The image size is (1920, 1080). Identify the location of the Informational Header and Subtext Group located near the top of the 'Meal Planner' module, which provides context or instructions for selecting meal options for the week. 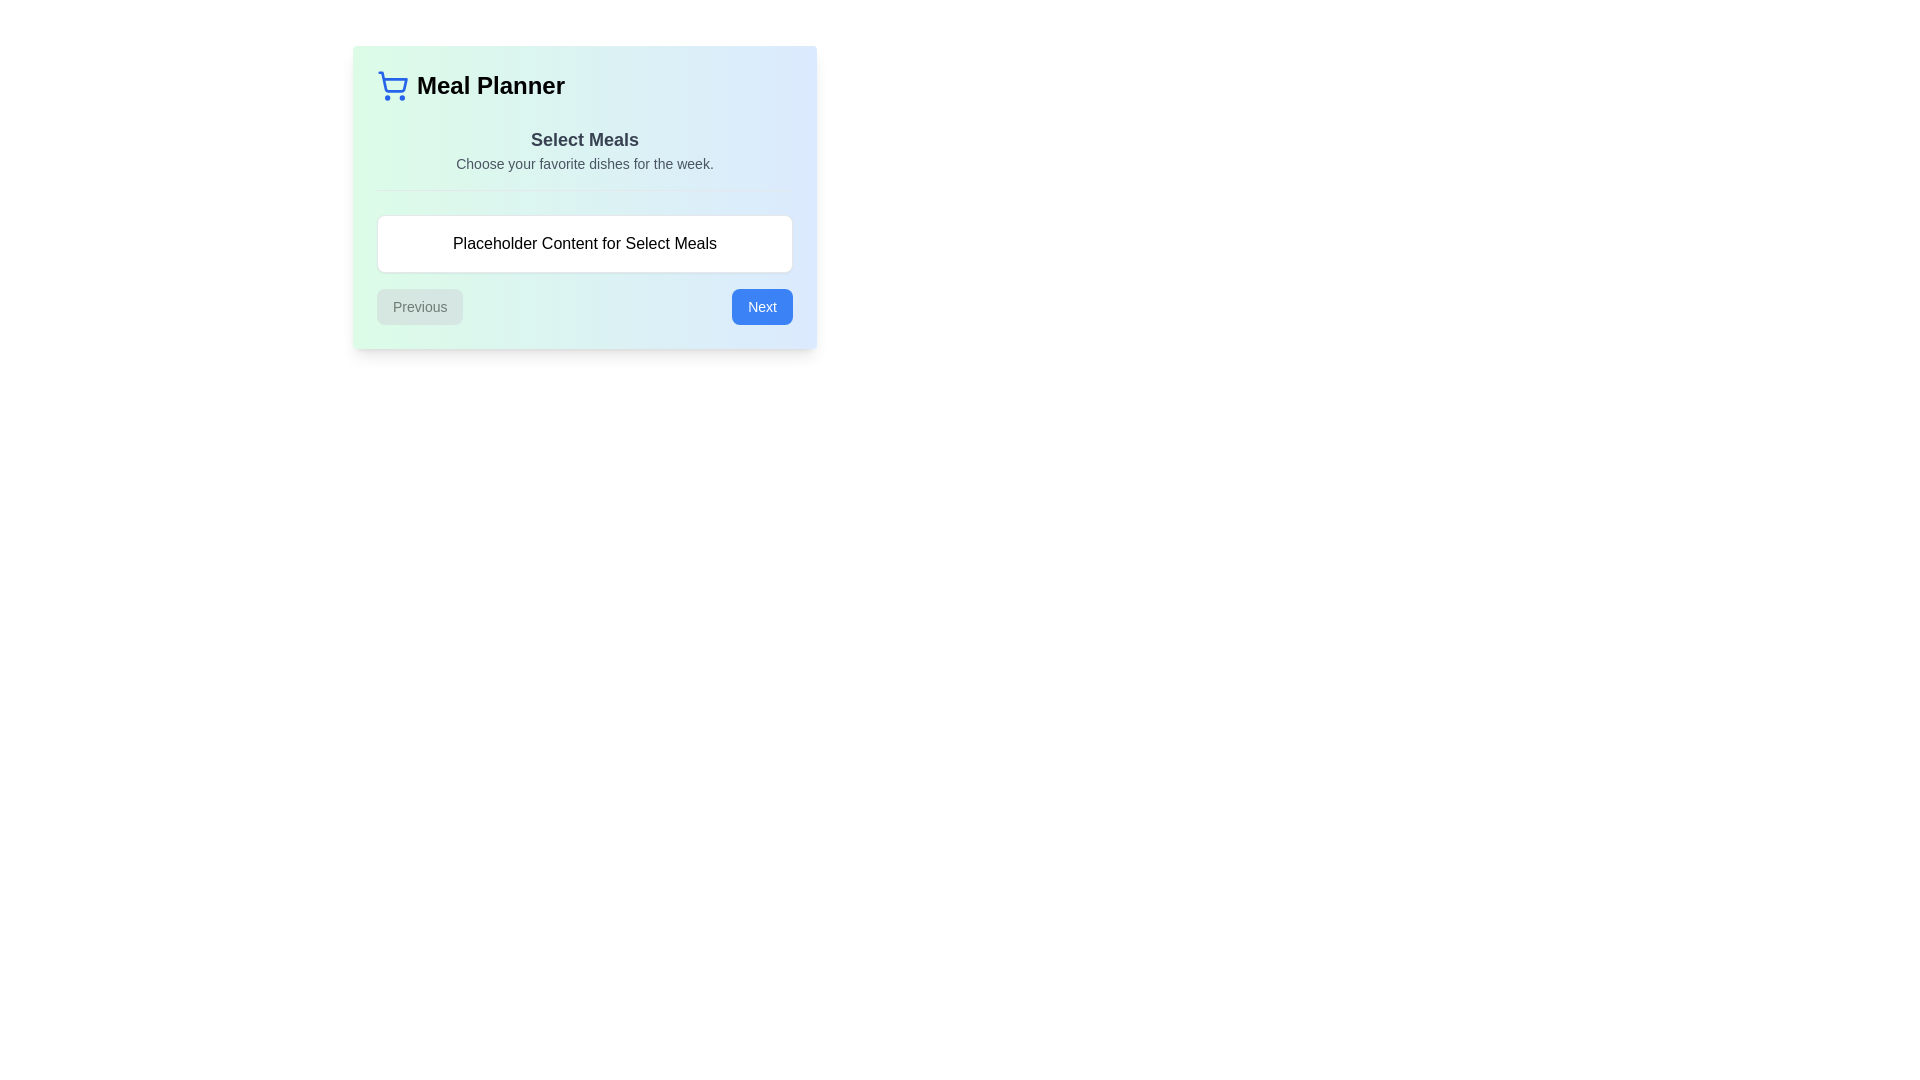
(584, 157).